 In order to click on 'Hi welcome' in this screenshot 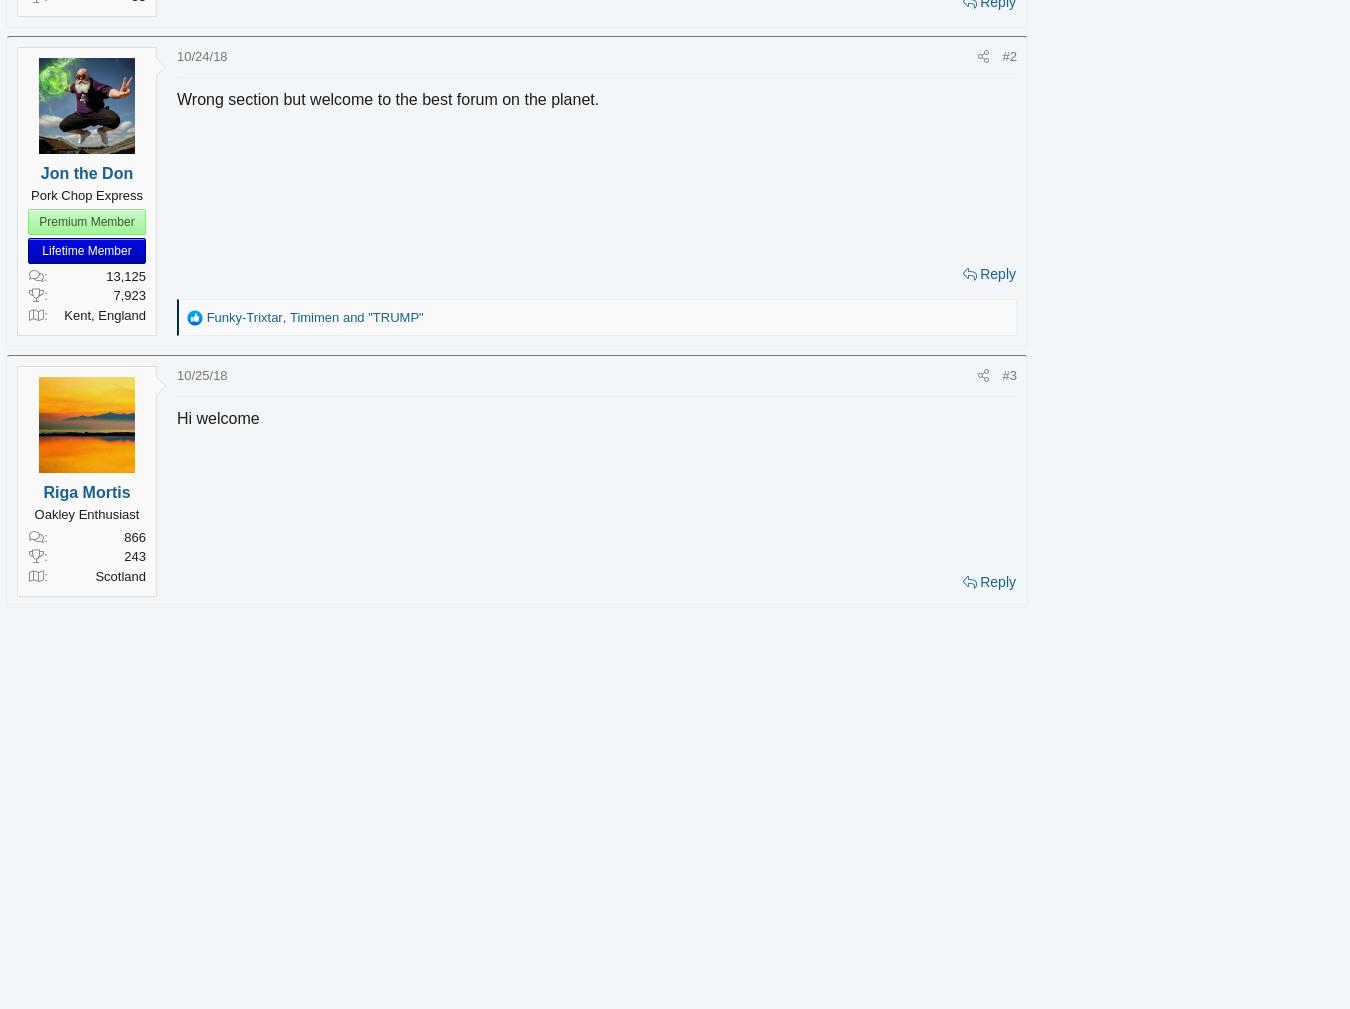, I will do `click(246, 416)`.